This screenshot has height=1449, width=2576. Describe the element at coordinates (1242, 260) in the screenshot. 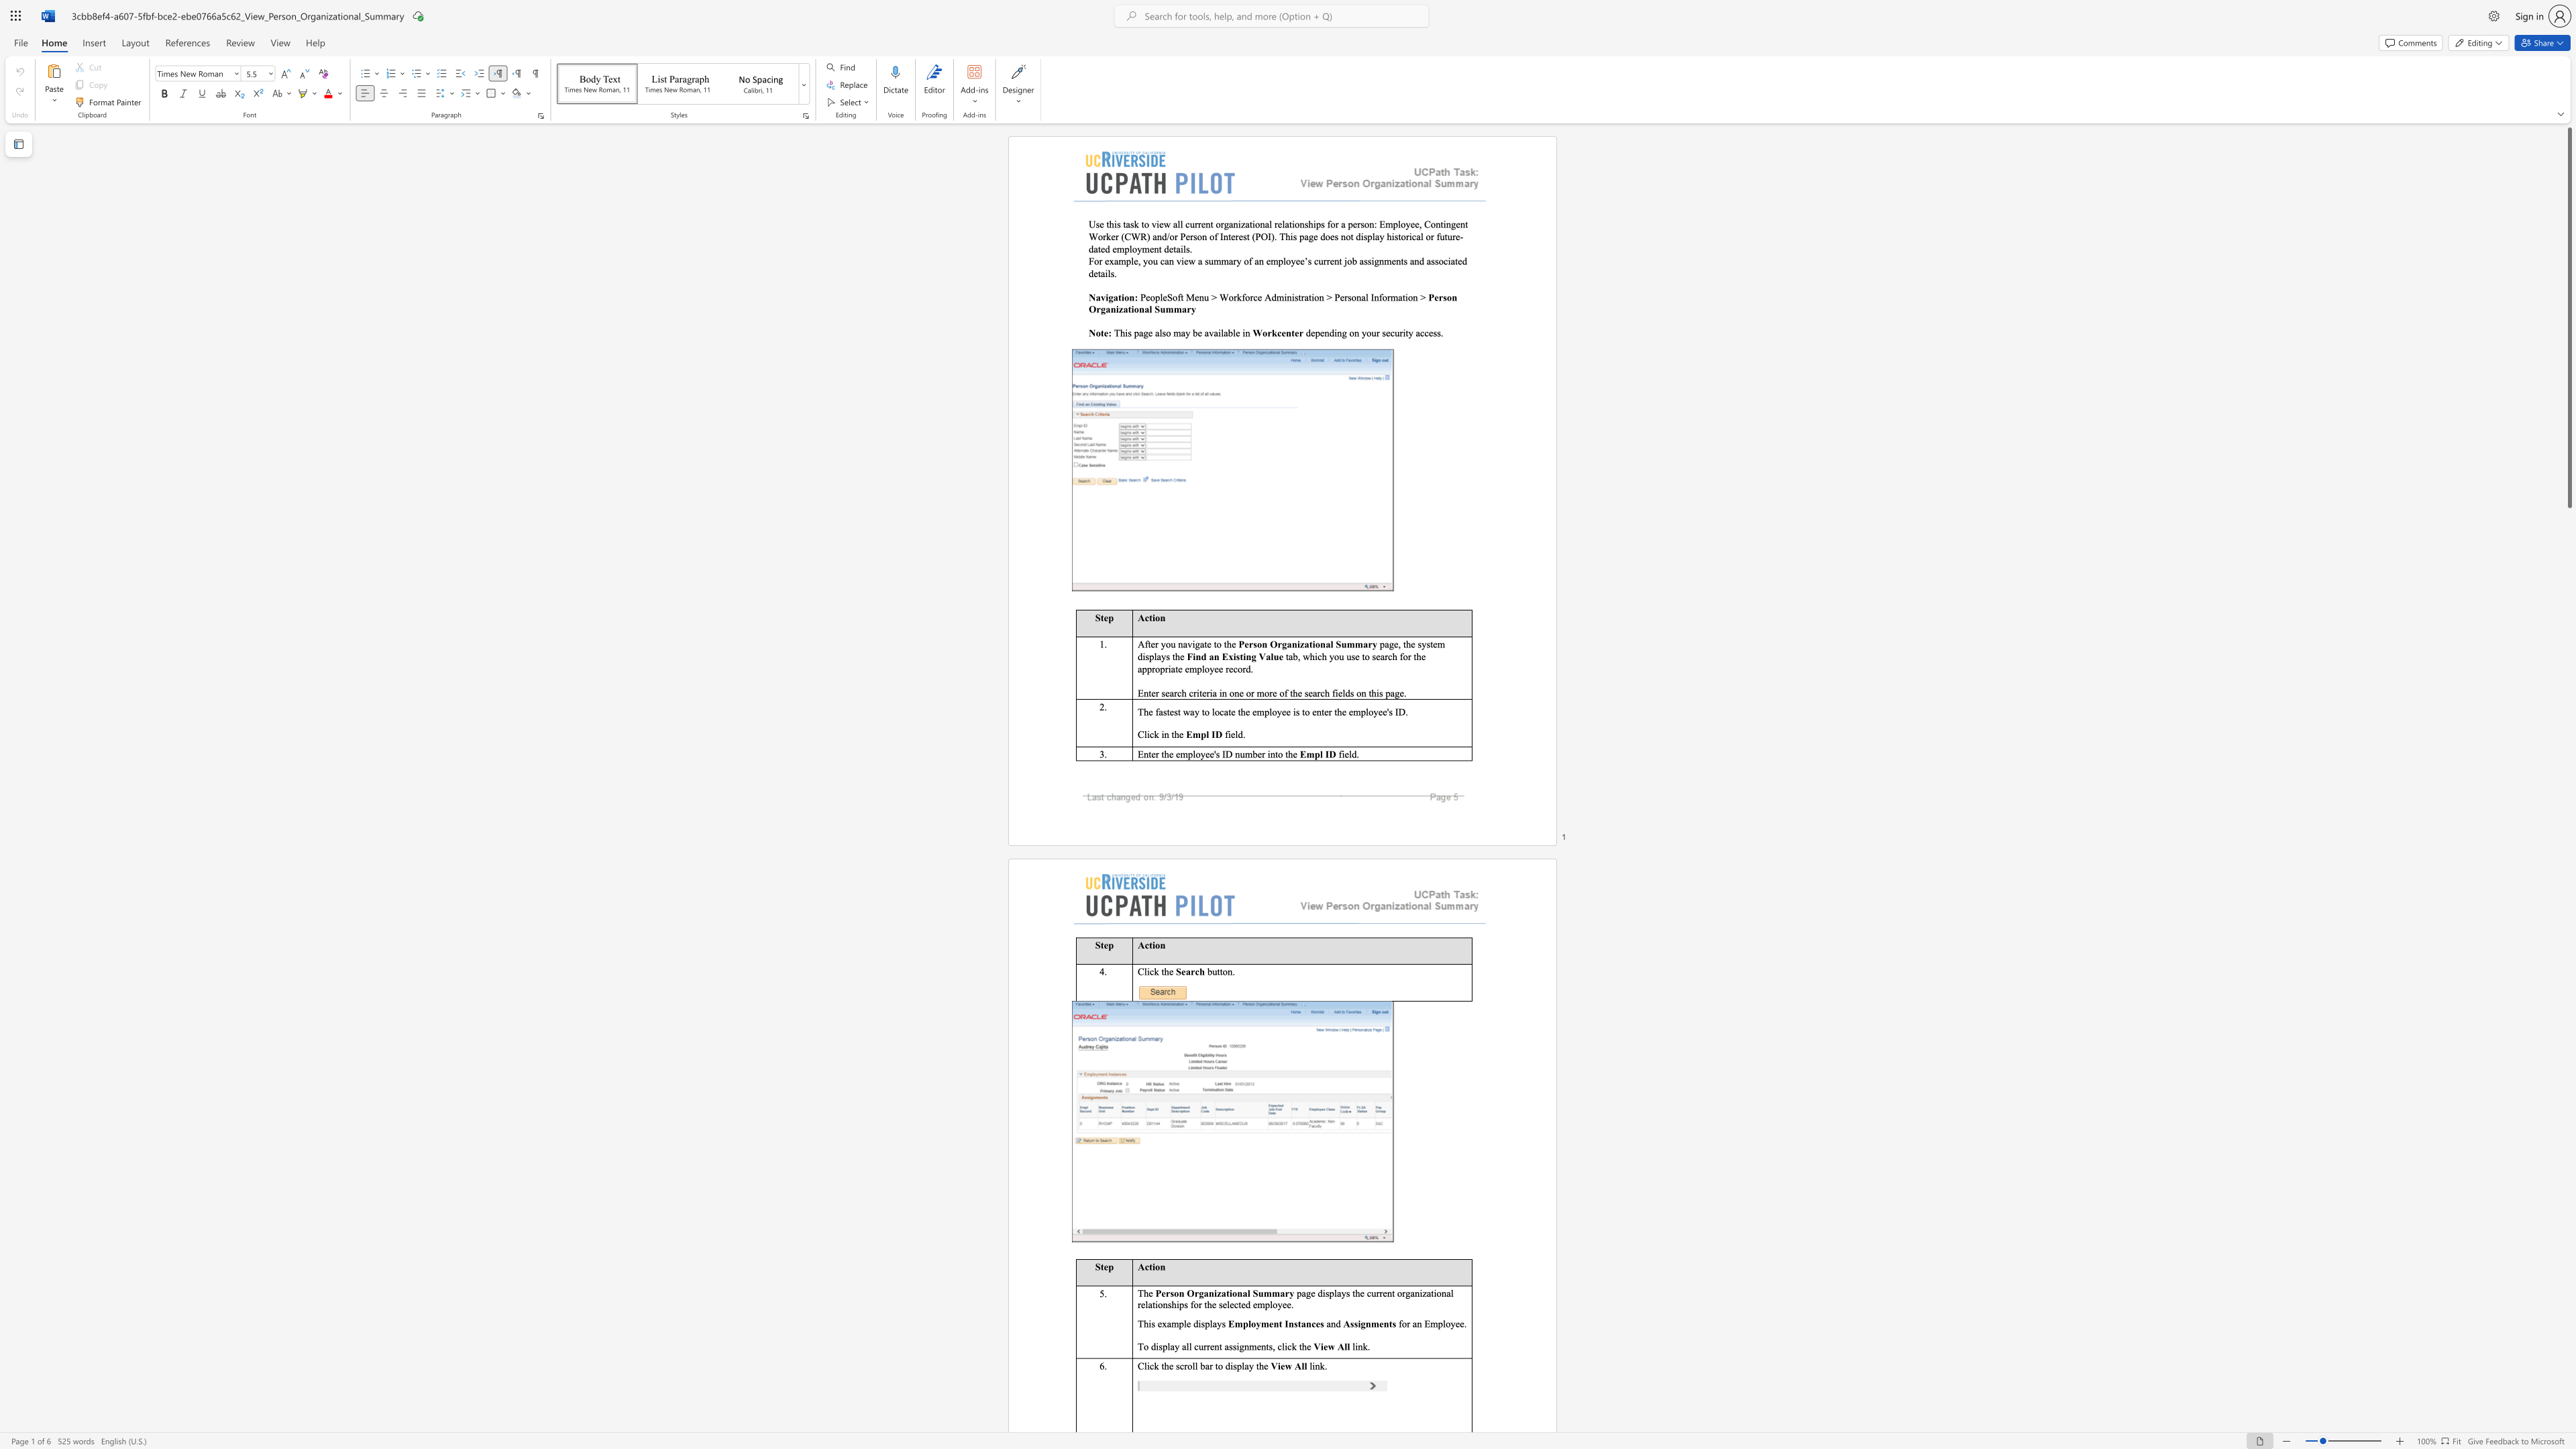

I see `the subset text "of an emplo" within the text "For example, you can view a summary of an employee’s current job assignments and associated details."` at that location.